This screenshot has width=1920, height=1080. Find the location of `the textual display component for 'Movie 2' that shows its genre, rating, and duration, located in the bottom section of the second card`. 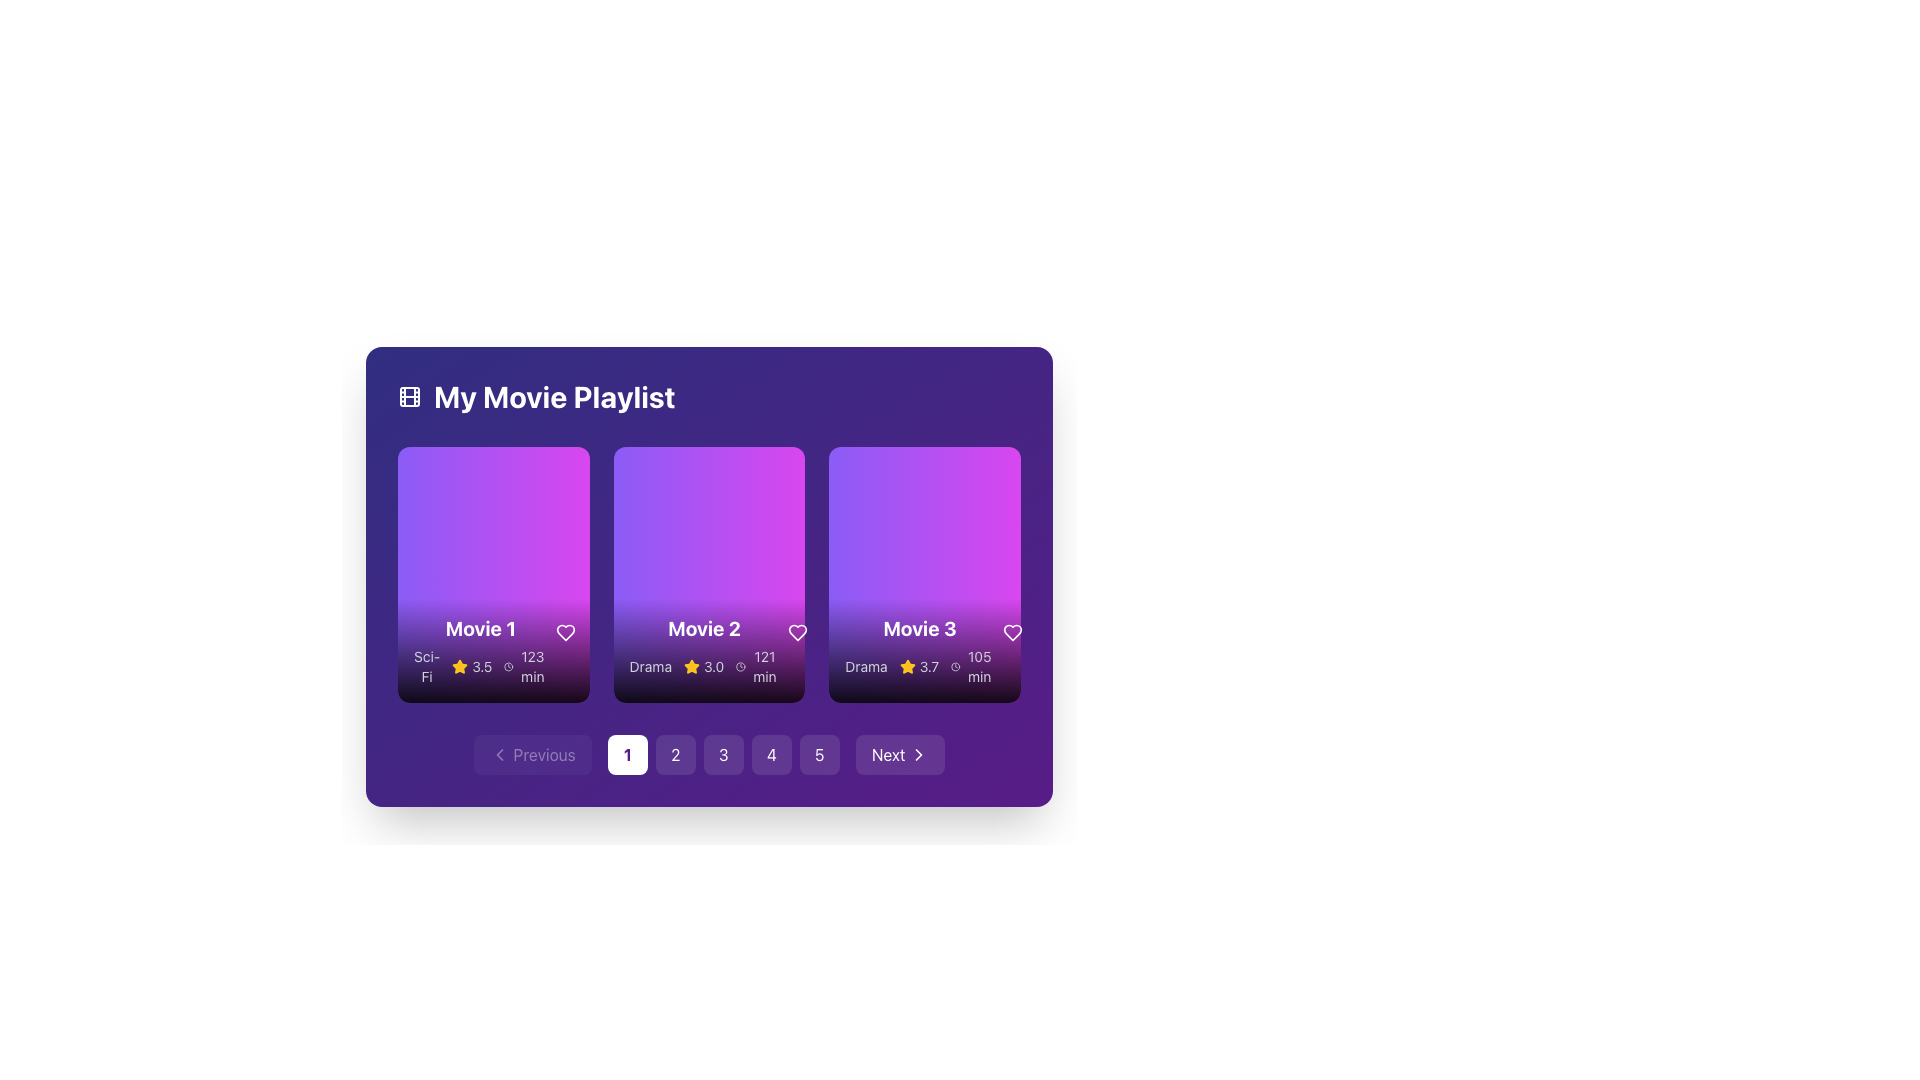

the textual display component for 'Movie 2' that shows its genre, rating, and duration, located in the bottom section of the second card is located at coordinates (709, 651).